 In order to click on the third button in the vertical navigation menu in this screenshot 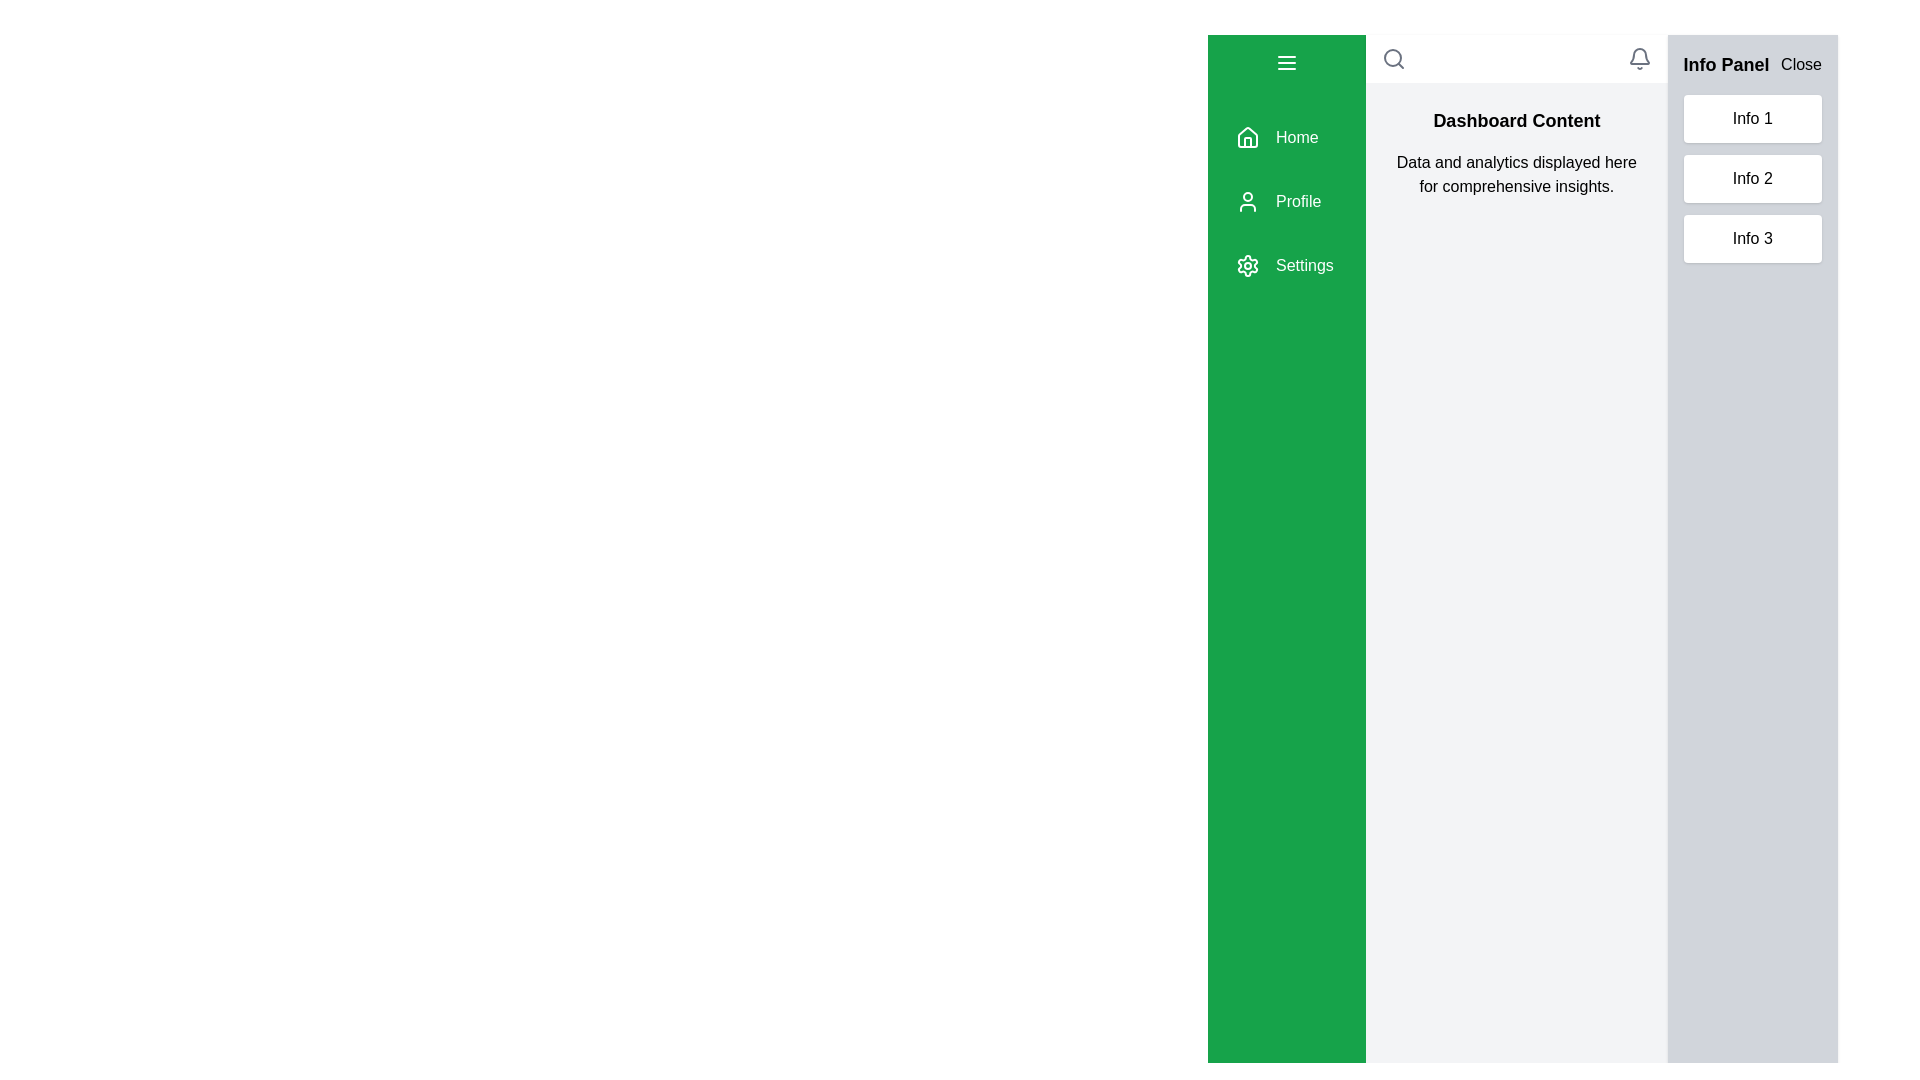, I will do `click(1287, 265)`.